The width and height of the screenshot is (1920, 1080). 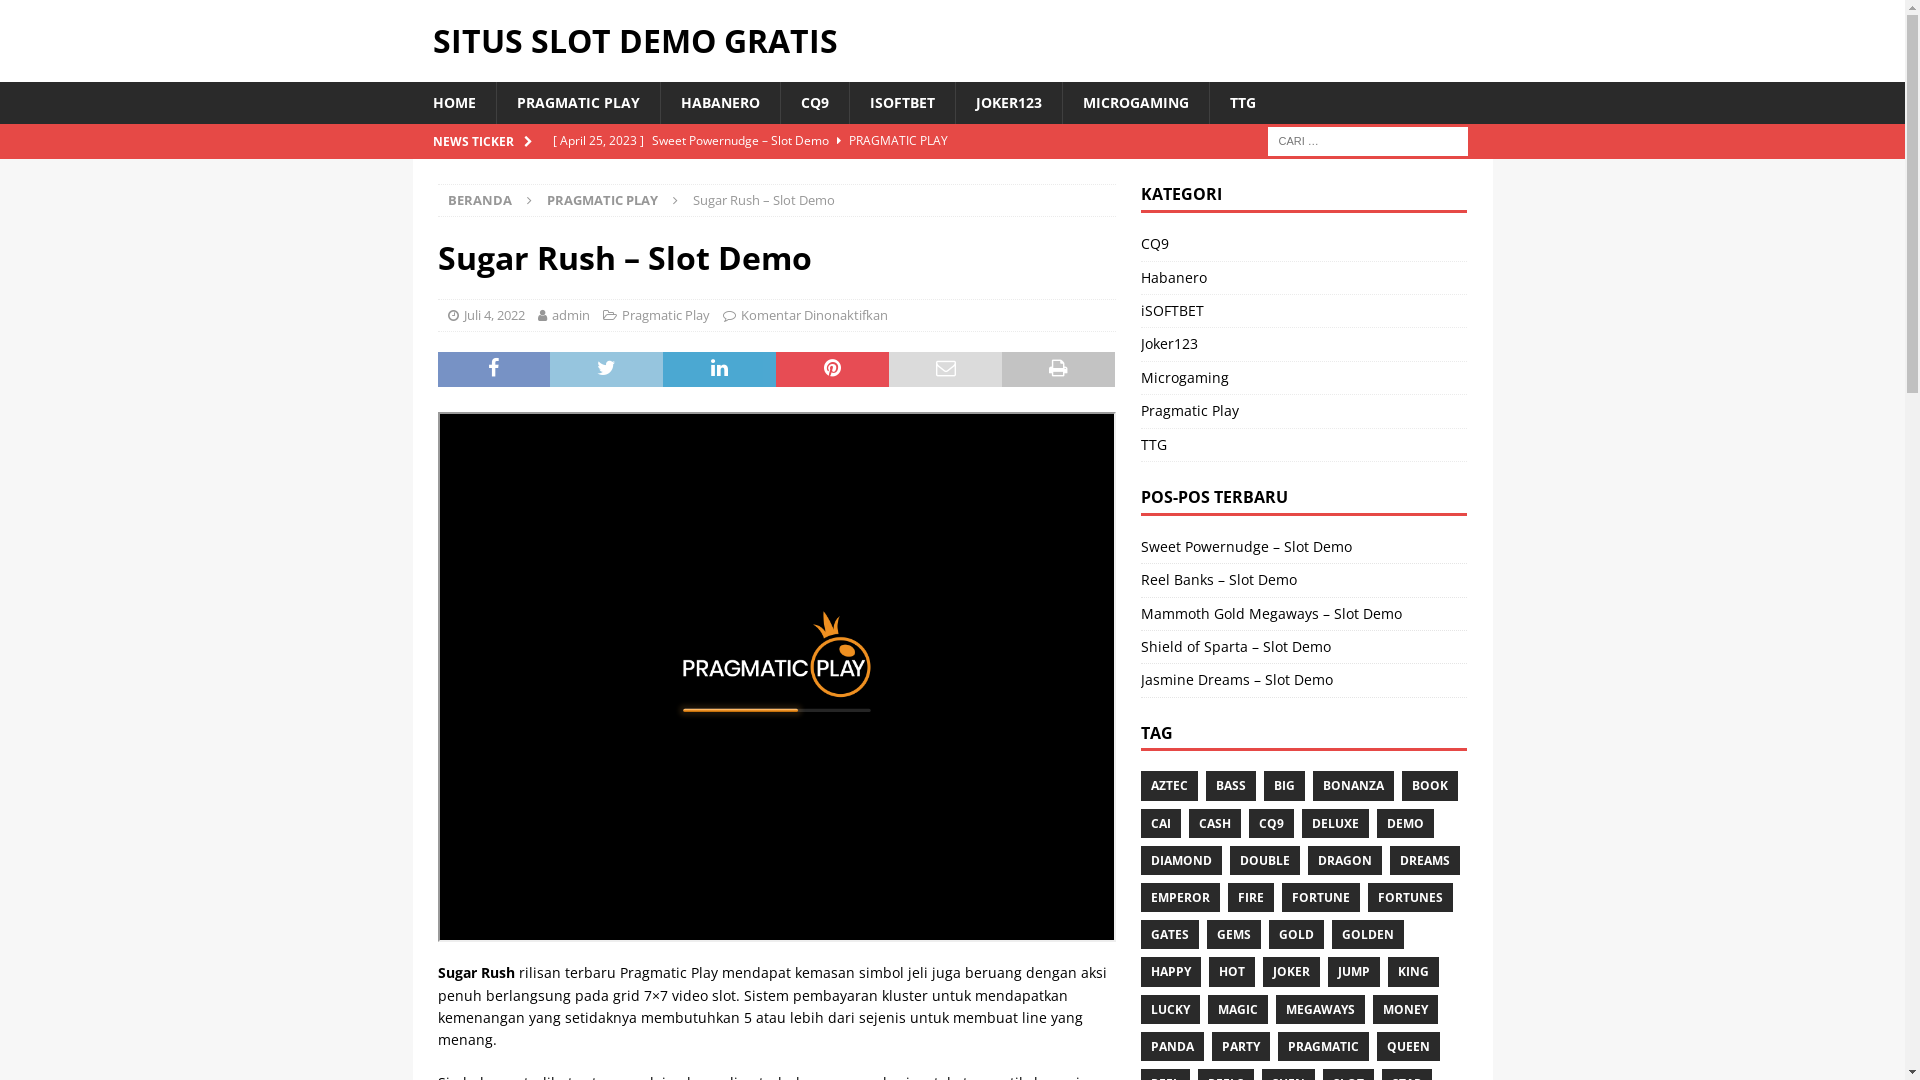 I want to click on 'MEGAWAYS', so click(x=1320, y=1009).